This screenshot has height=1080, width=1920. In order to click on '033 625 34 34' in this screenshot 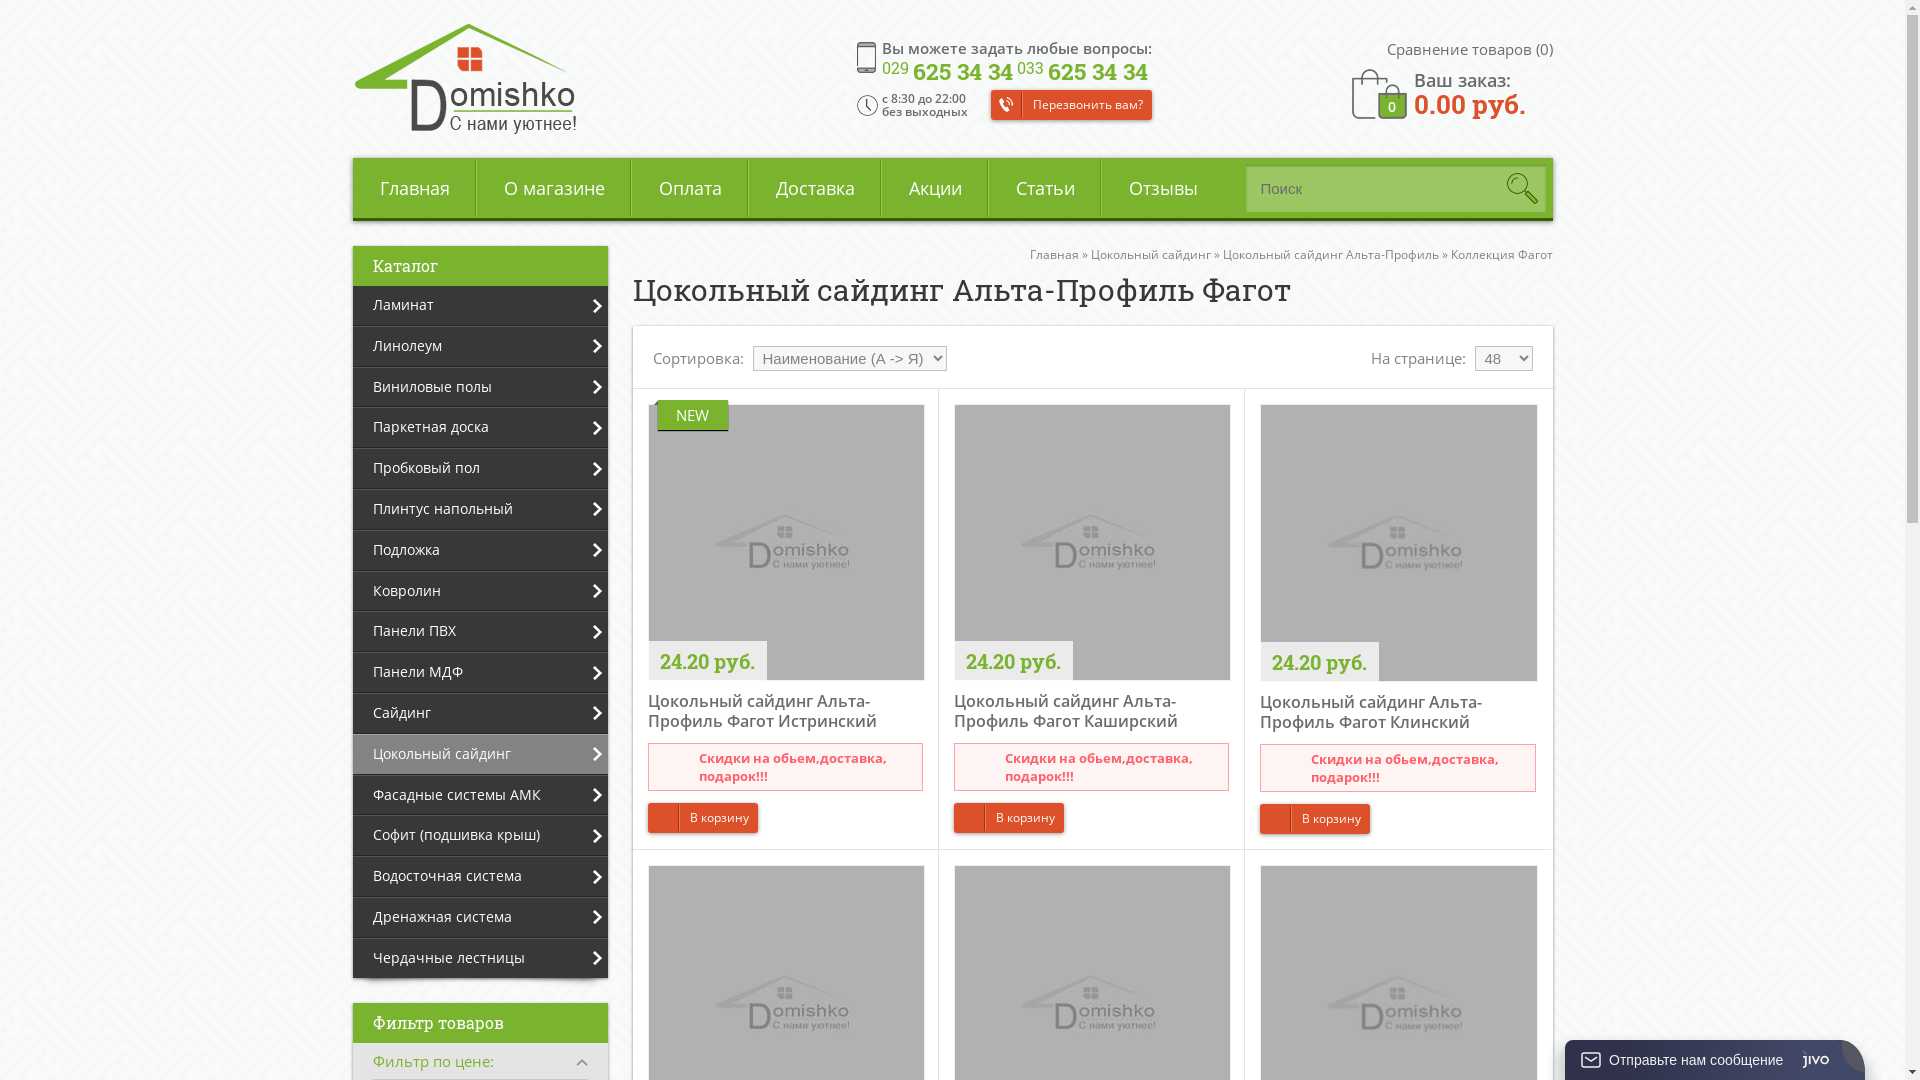, I will do `click(1080, 71)`.